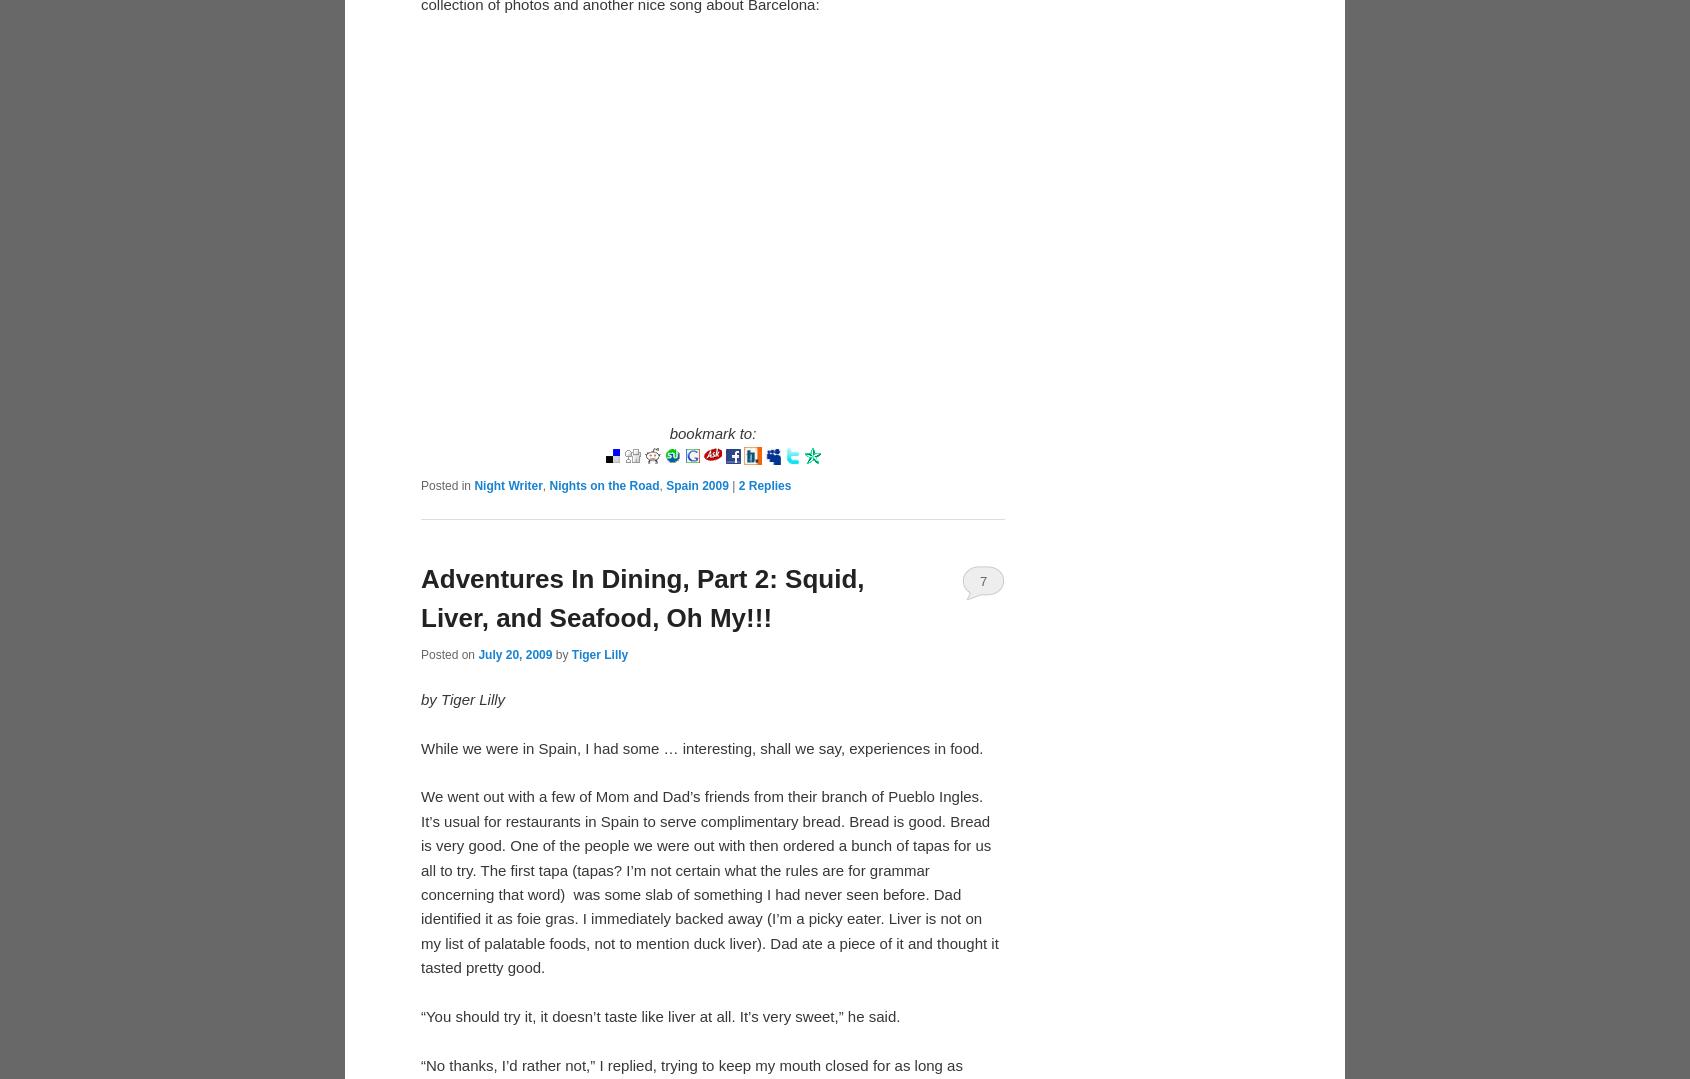 Image resolution: width=1690 pixels, height=1079 pixels. Describe the element at coordinates (767, 484) in the screenshot. I see `'Replies'` at that location.